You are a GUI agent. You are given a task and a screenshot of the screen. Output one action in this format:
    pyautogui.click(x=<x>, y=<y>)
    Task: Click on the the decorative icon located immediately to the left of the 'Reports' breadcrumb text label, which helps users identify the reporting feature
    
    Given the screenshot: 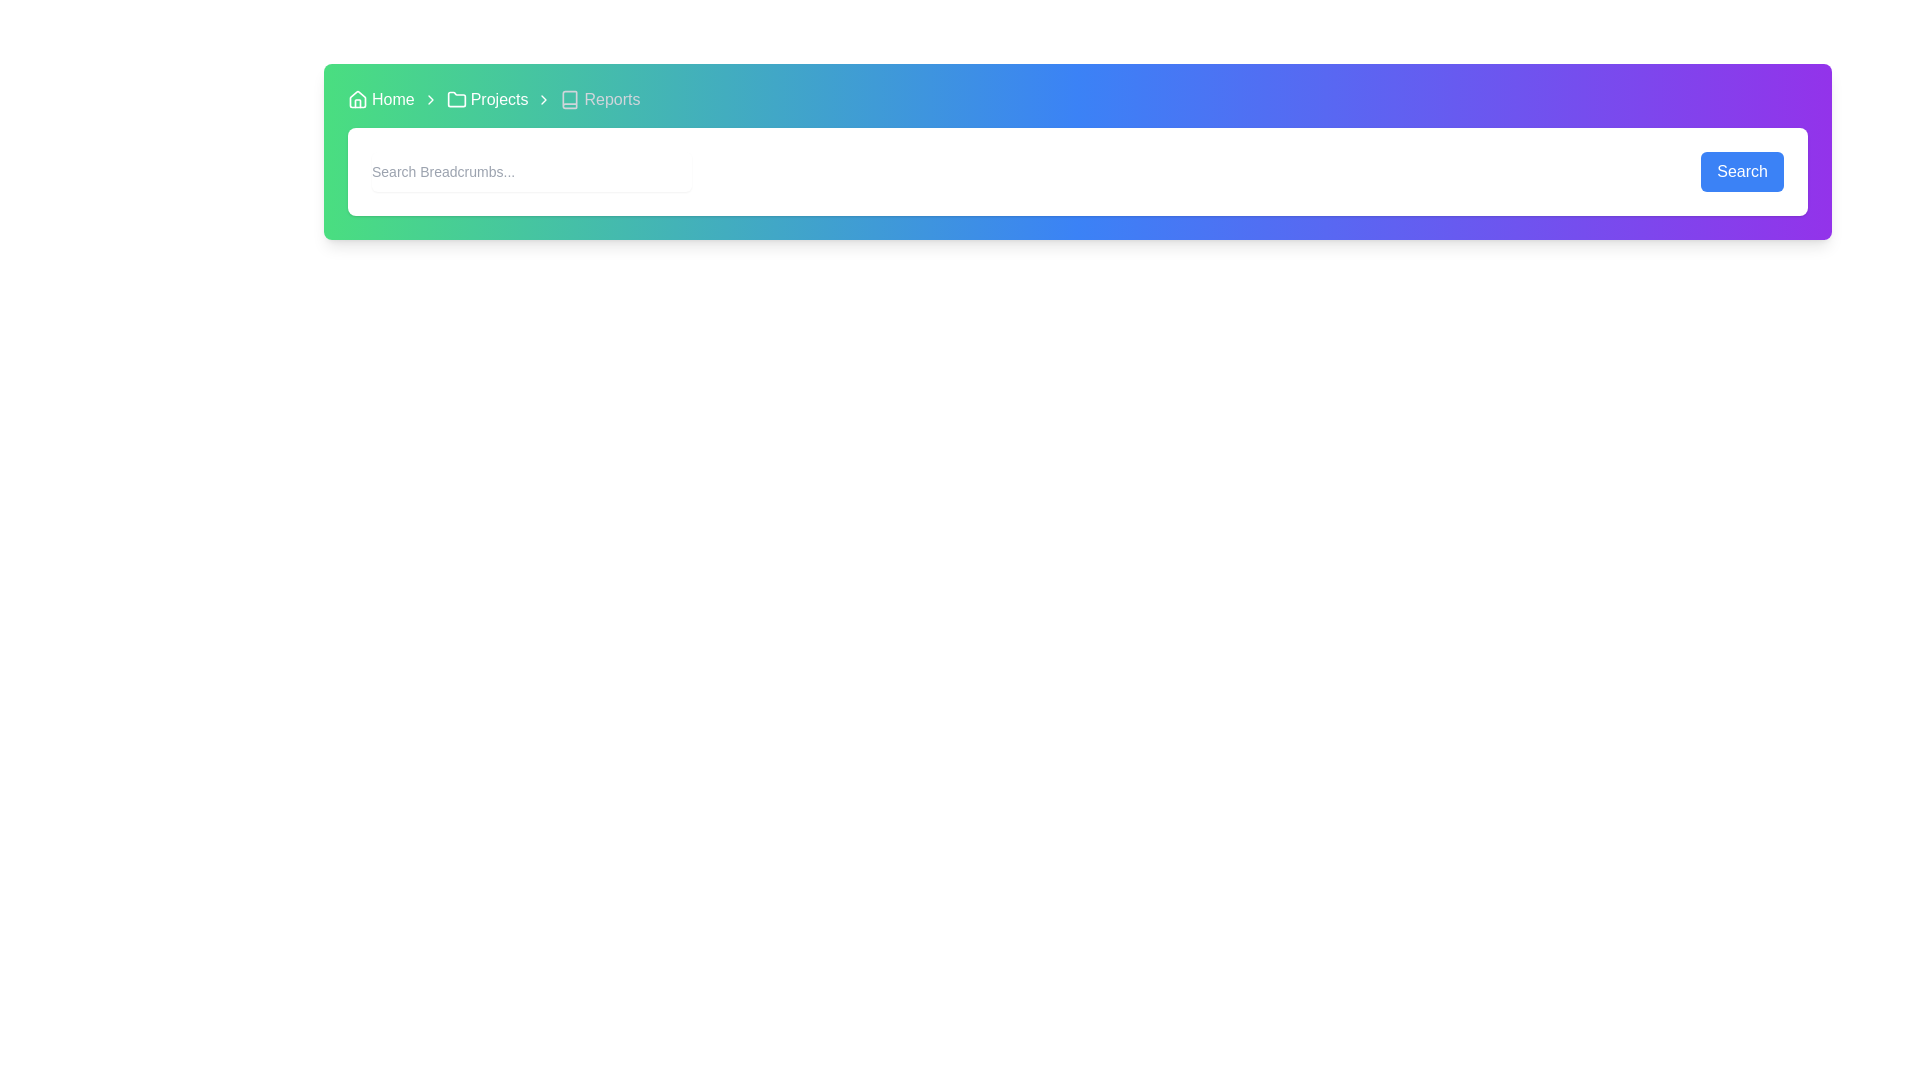 What is the action you would take?
    pyautogui.click(x=569, y=100)
    